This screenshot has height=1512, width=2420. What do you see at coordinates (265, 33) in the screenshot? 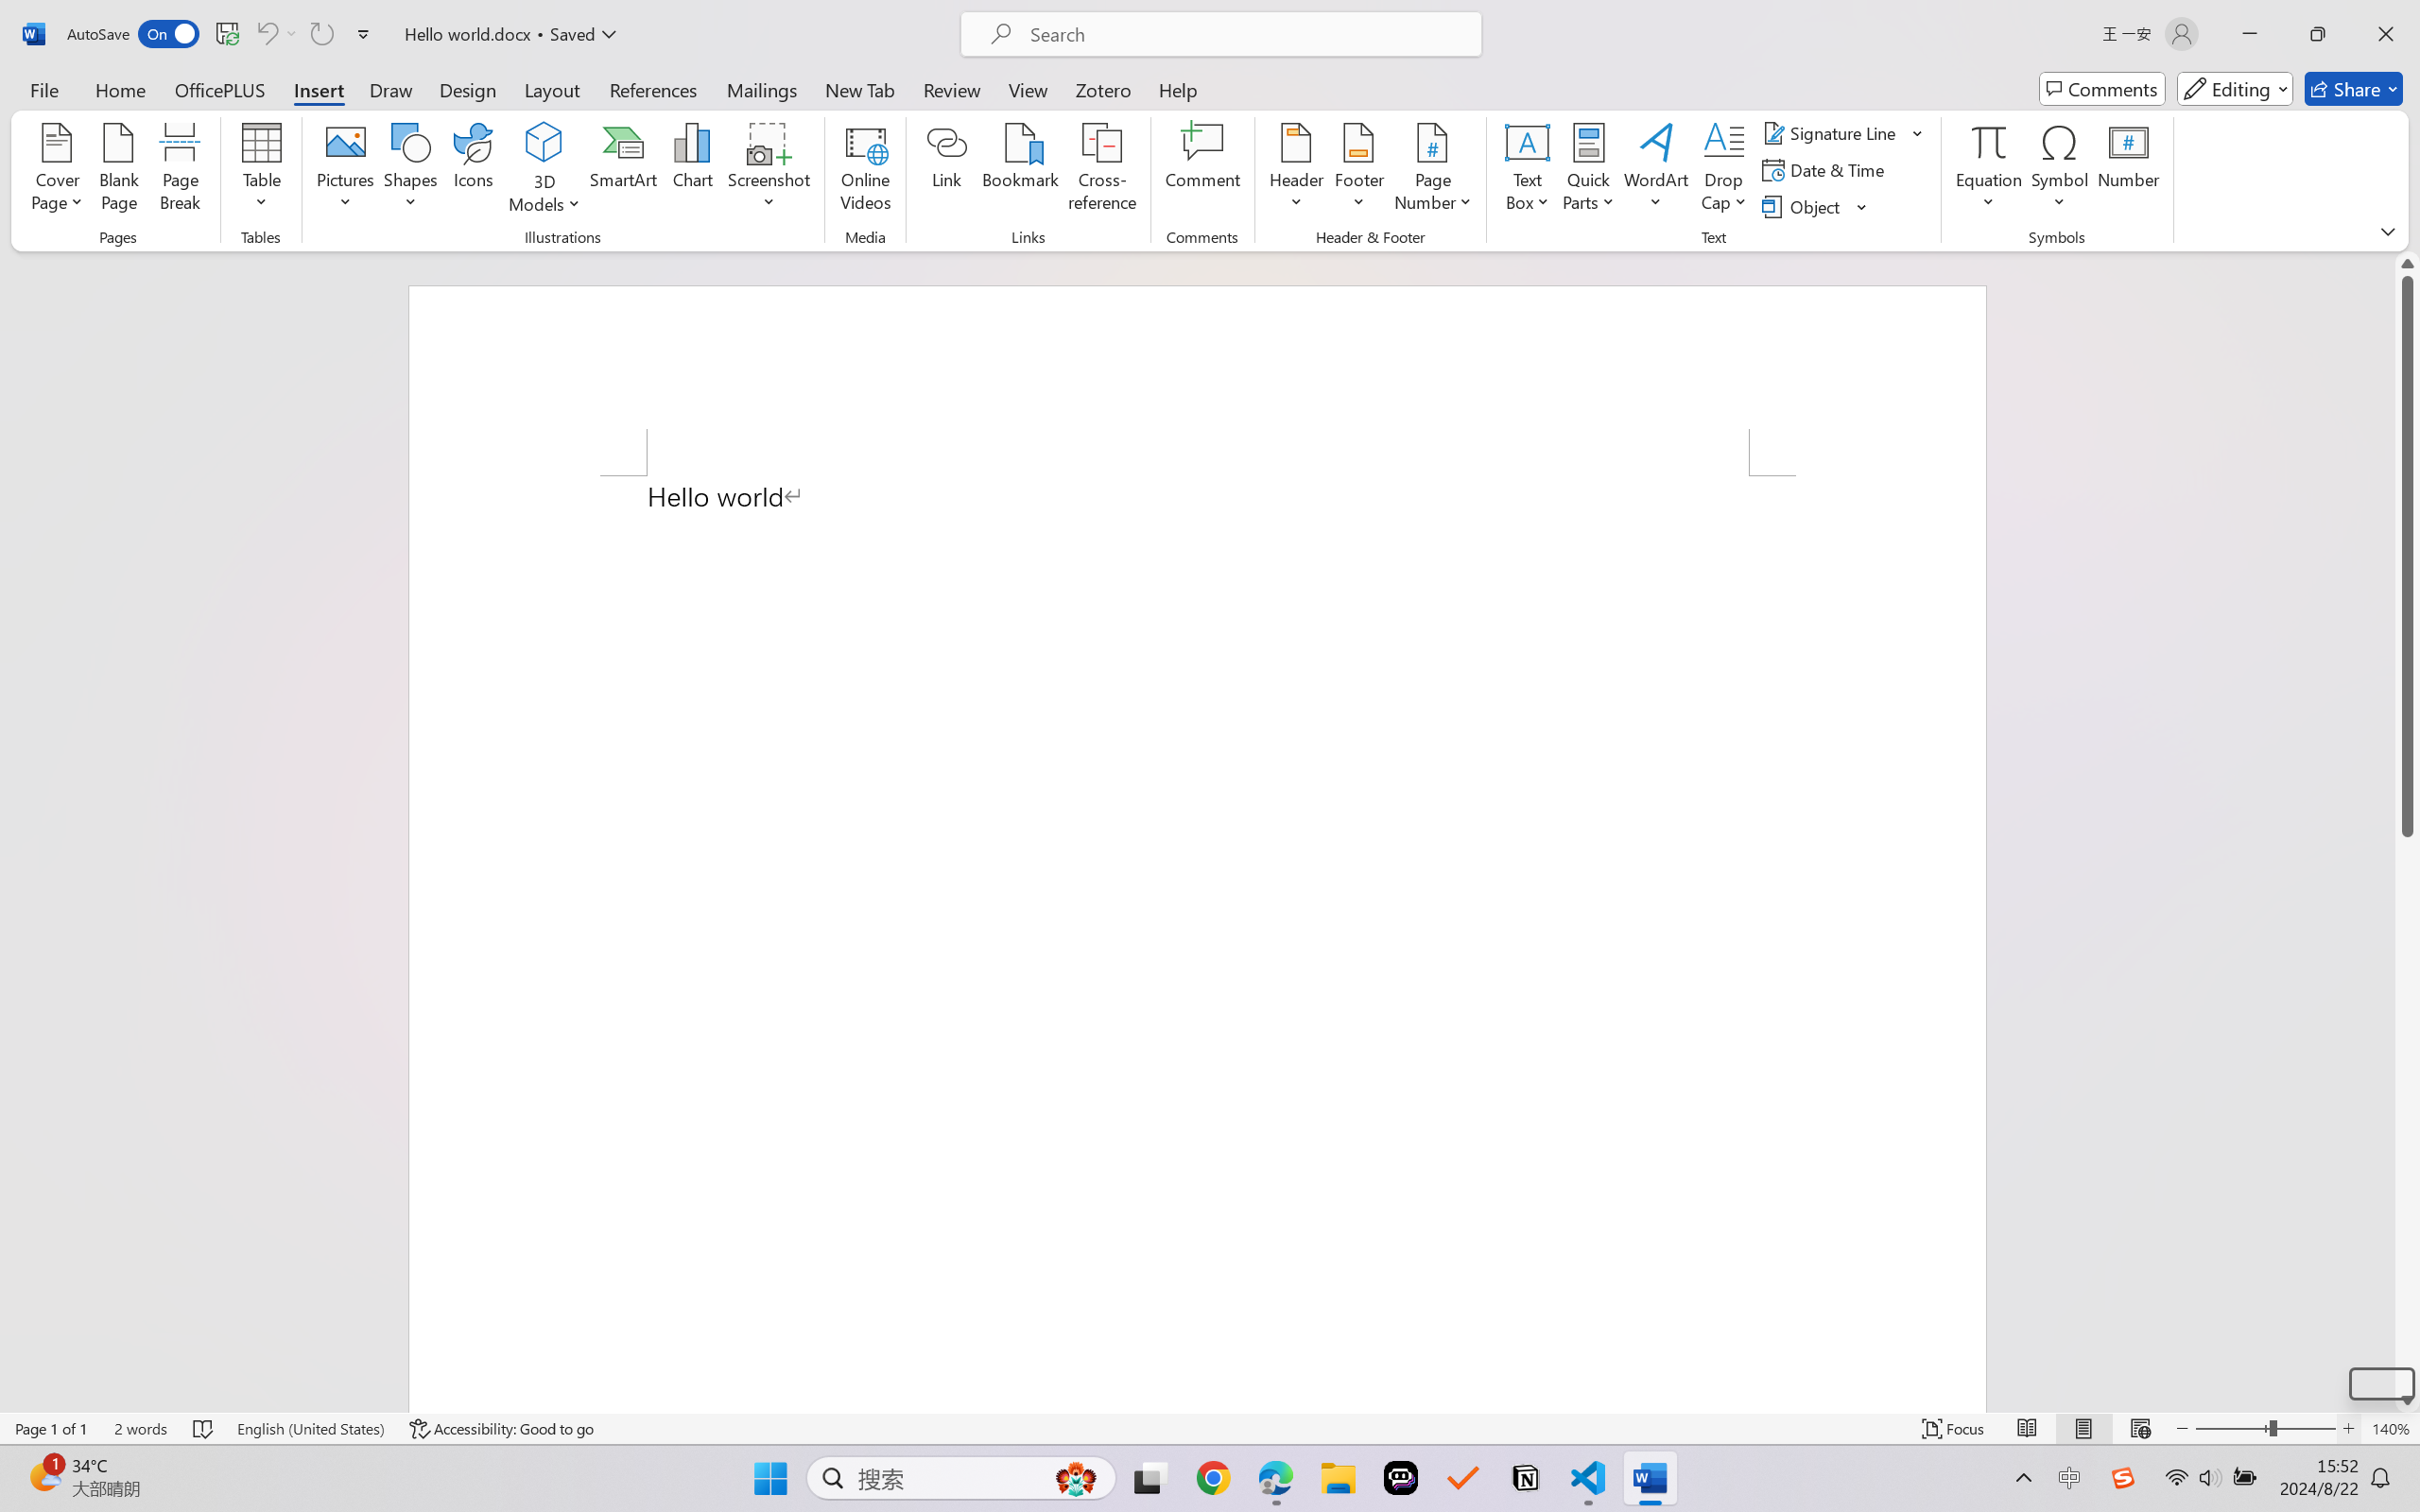
I see `'Can'` at bounding box center [265, 33].